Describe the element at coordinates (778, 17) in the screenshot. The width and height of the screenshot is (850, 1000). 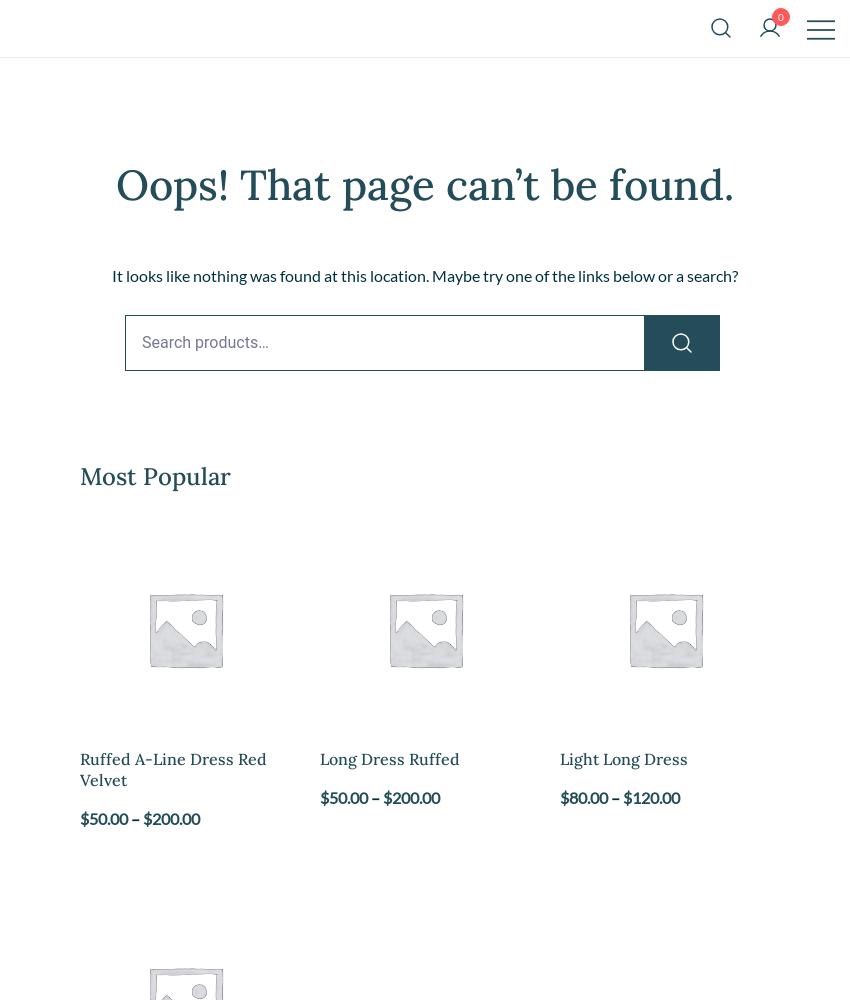
I see `'0'` at that location.